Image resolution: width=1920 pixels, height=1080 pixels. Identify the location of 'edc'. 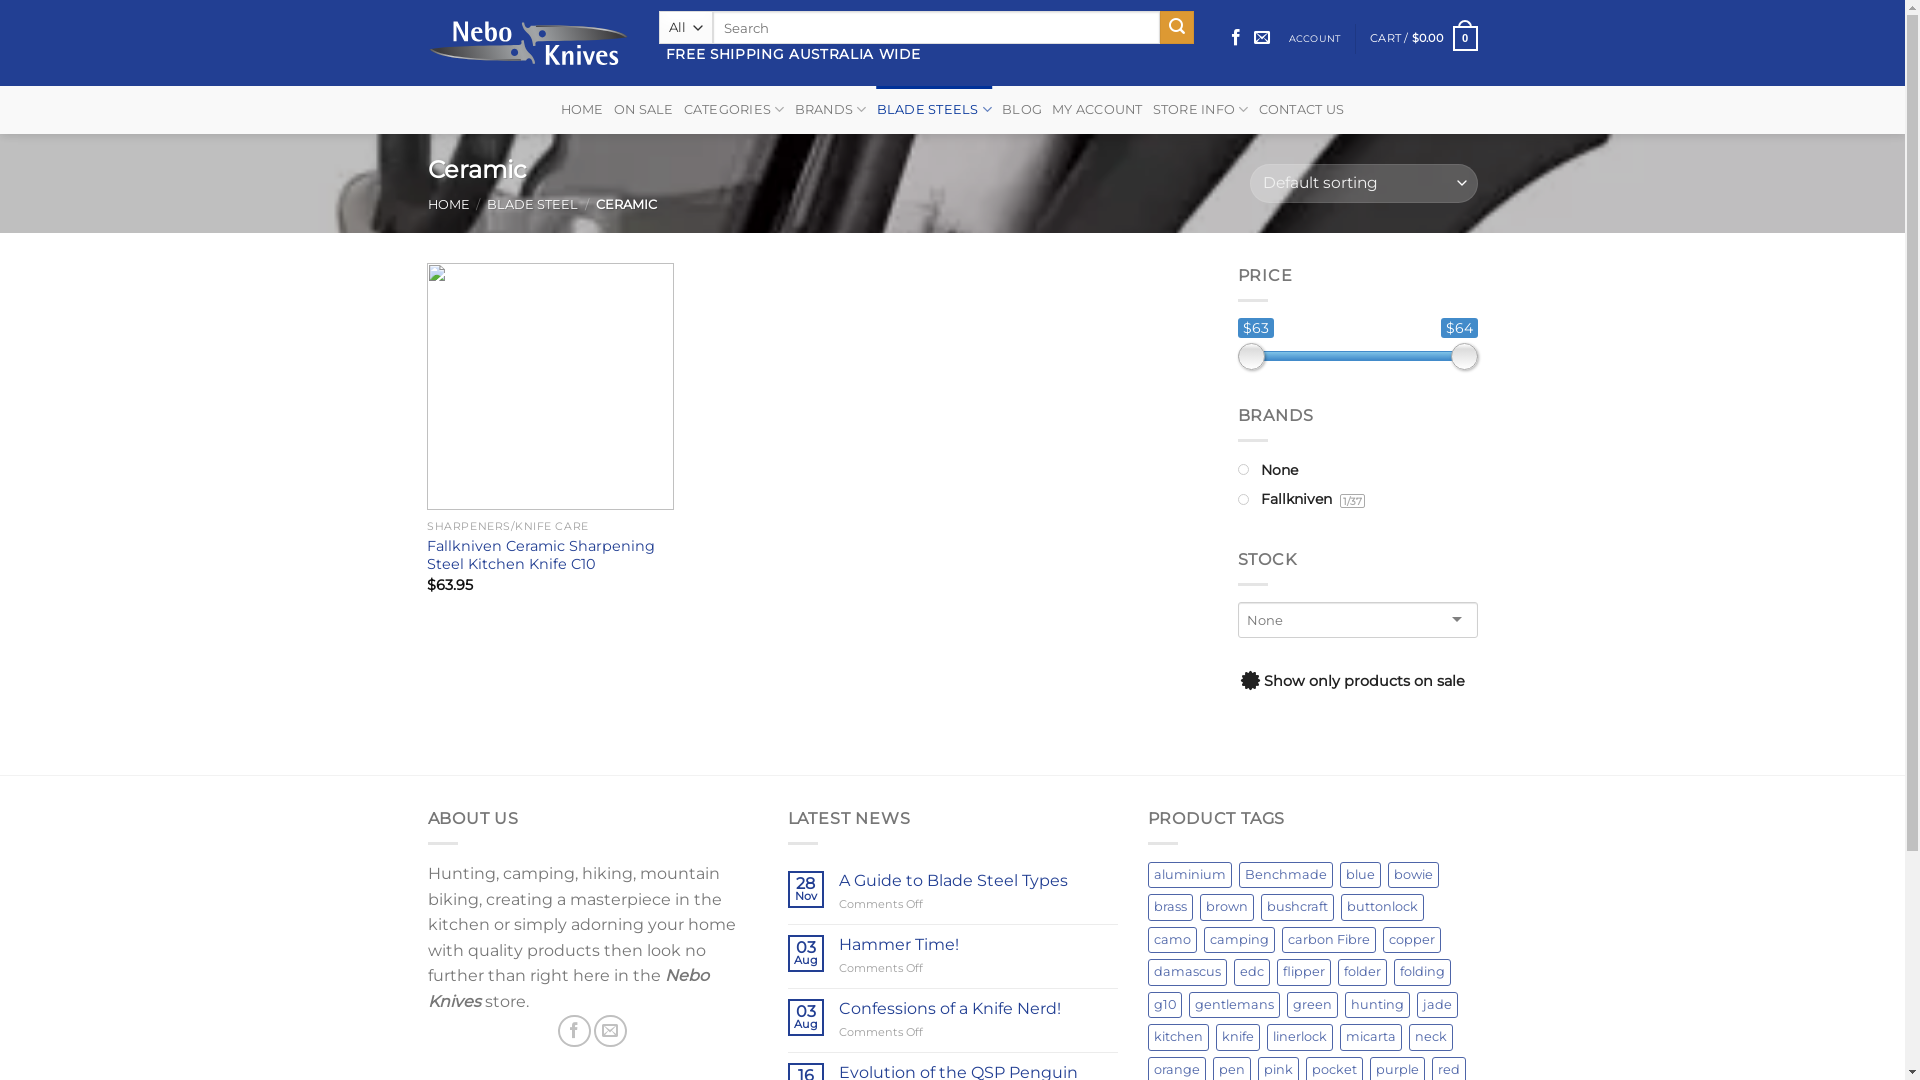
(1251, 971).